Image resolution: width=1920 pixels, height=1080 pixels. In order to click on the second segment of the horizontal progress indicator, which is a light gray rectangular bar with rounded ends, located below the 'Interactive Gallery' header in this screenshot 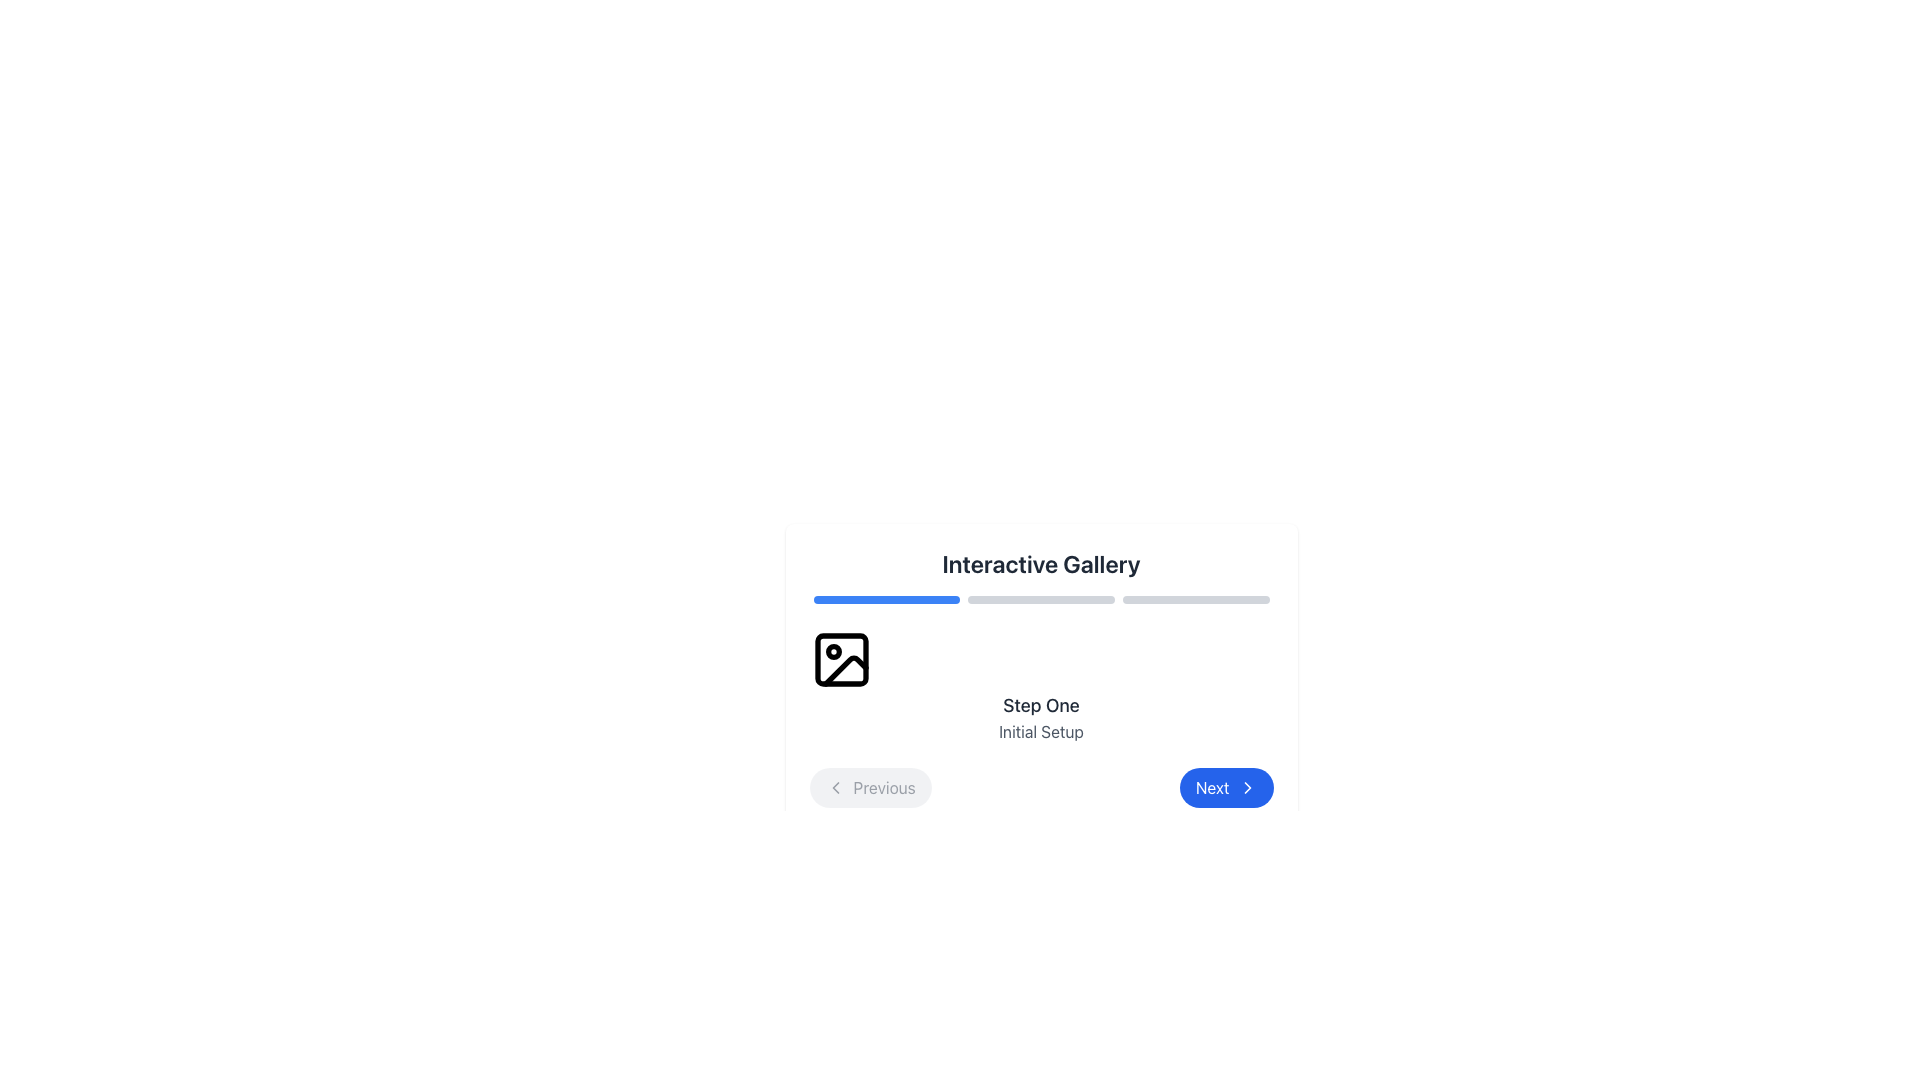, I will do `click(1040, 599)`.